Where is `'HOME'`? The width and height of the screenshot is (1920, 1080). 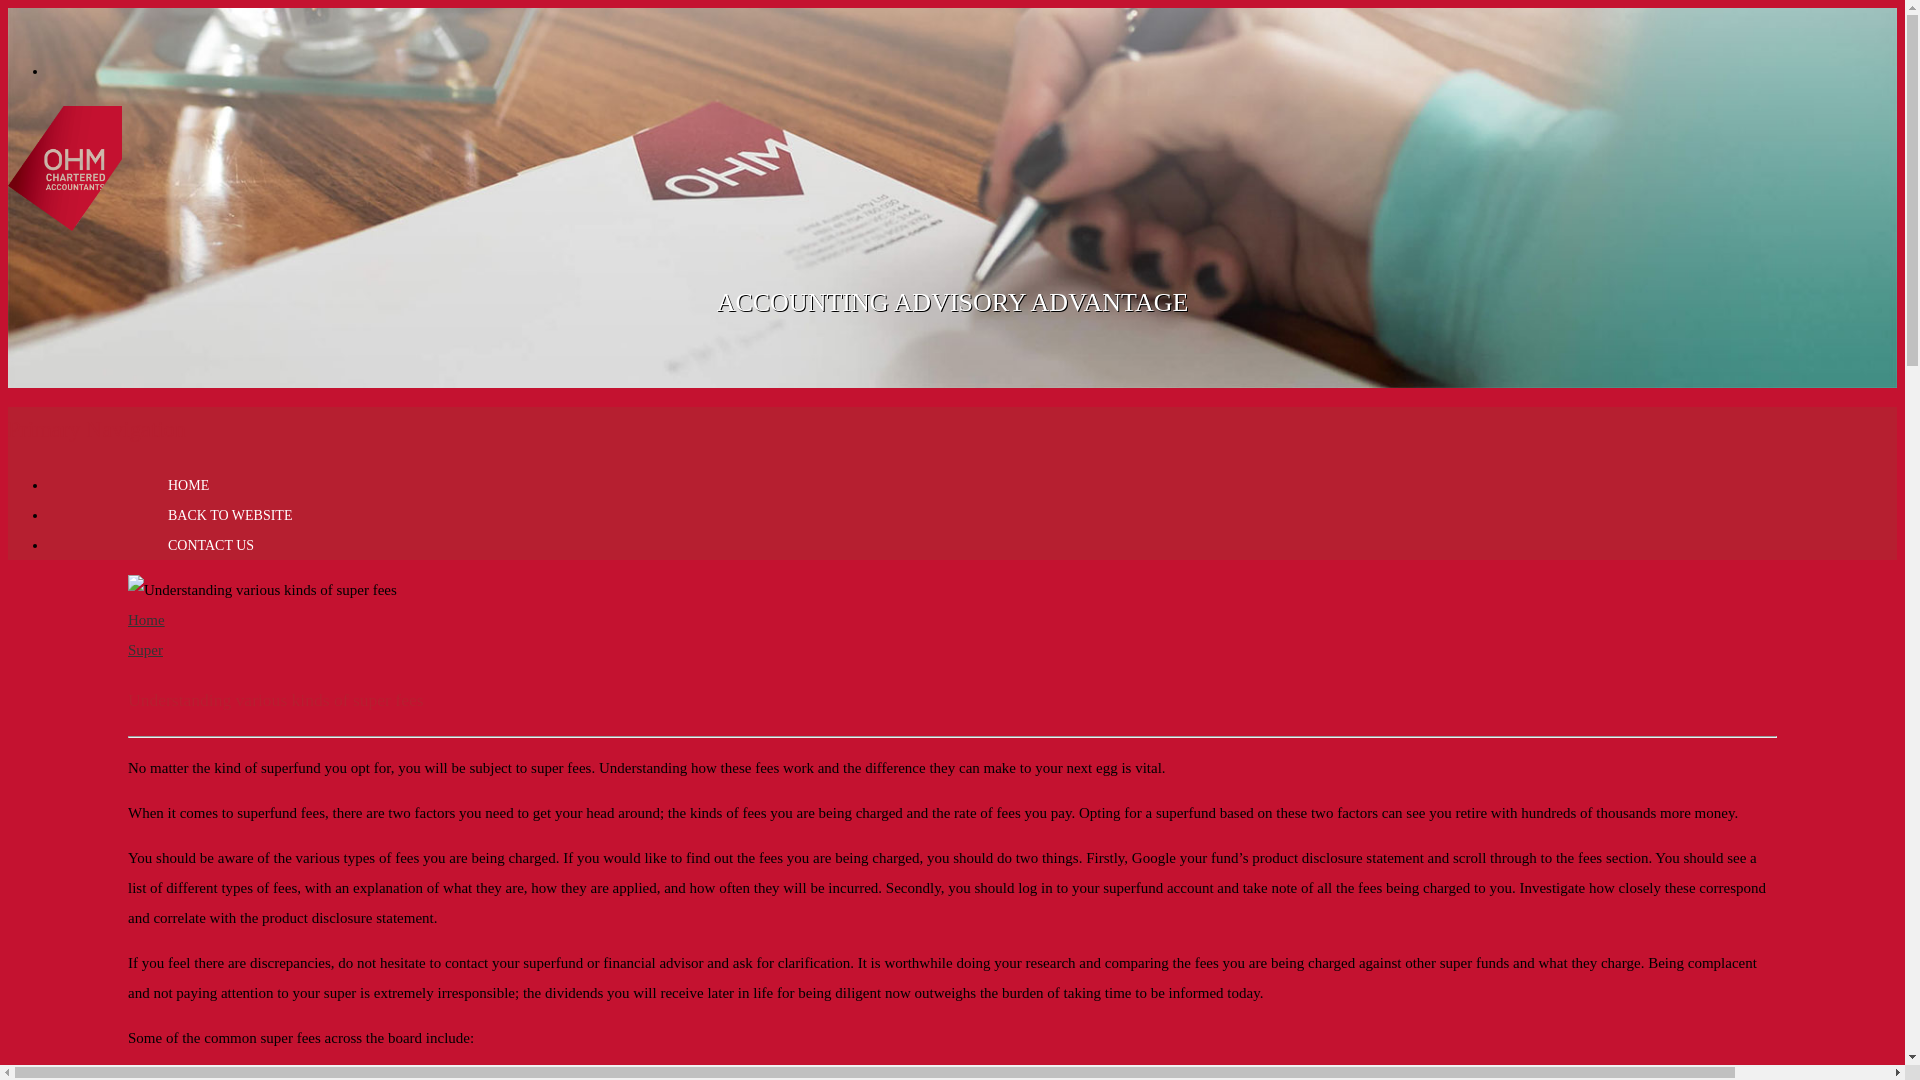
'HOME' is located at coordinates (107, 485).